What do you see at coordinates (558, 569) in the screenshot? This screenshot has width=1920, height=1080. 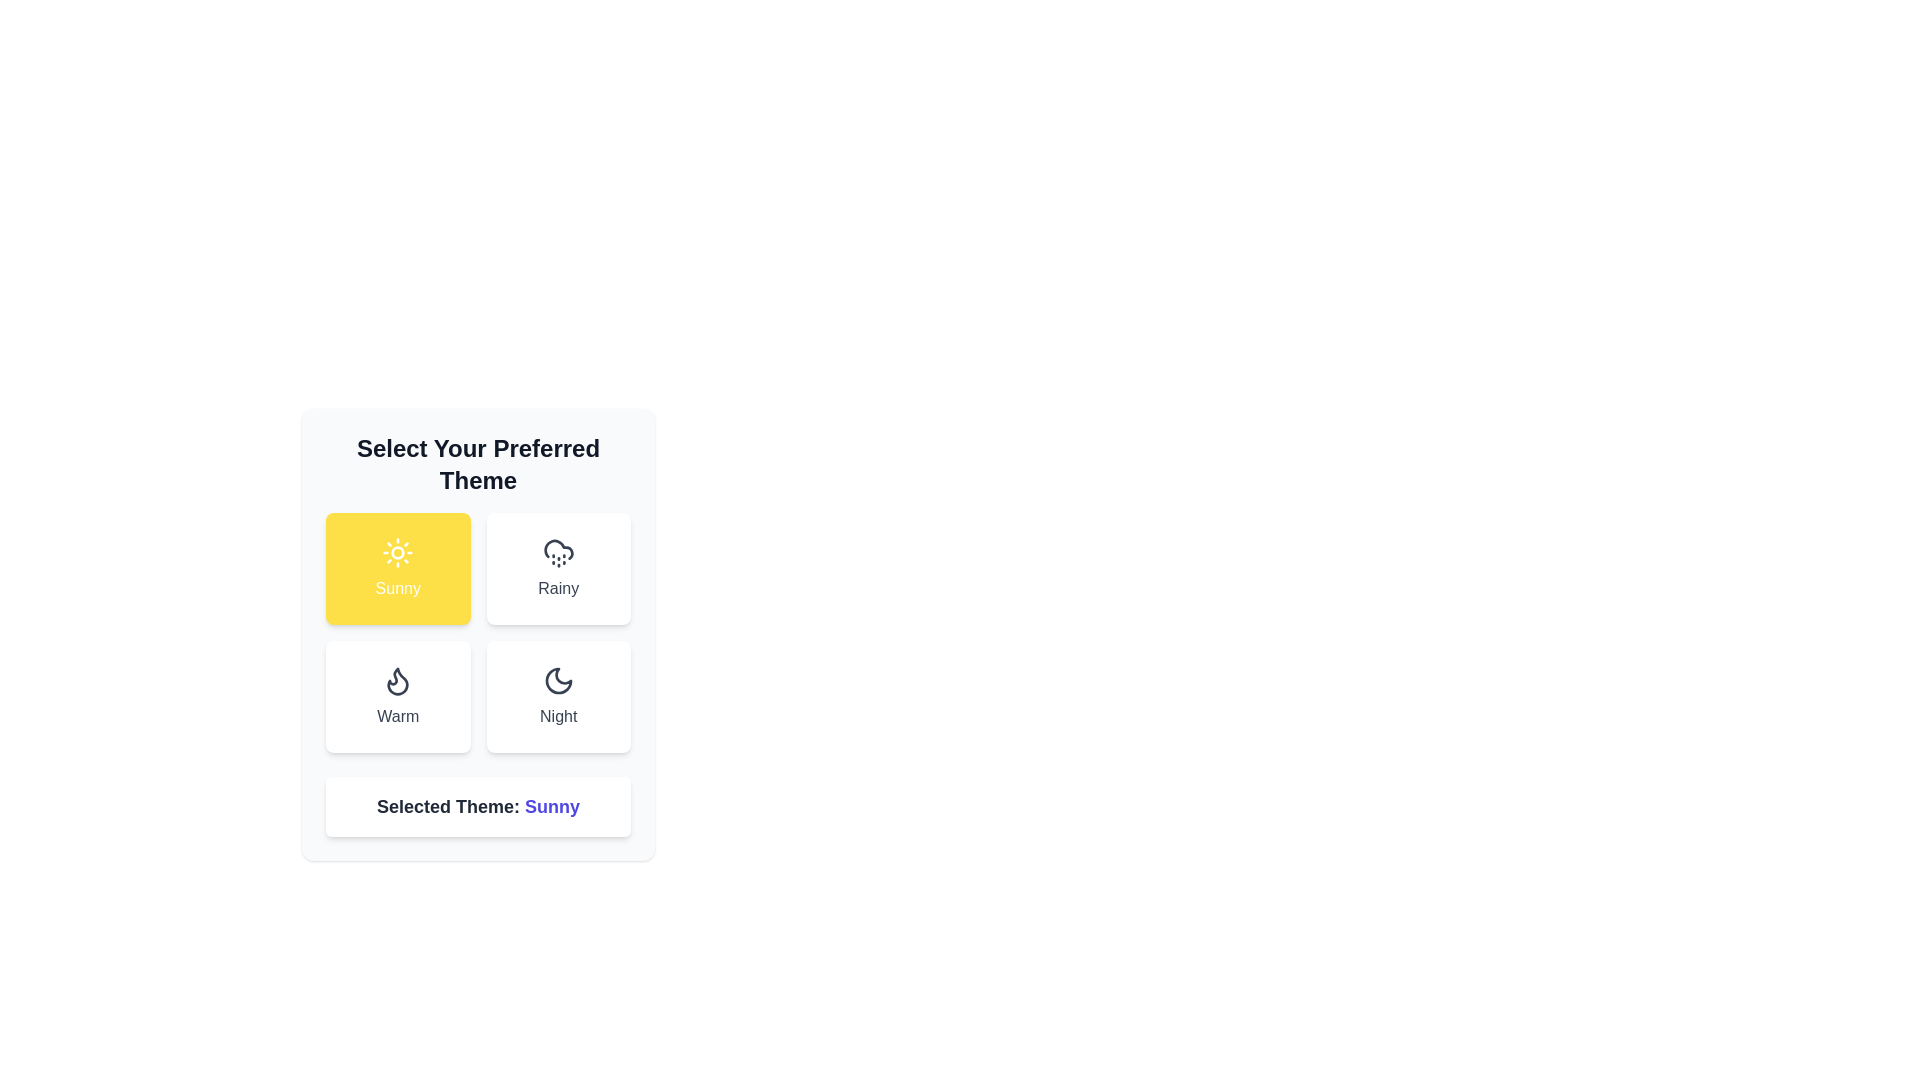 I see `the theme button labeled Rainy to select it` at bounding box center [558, 569].